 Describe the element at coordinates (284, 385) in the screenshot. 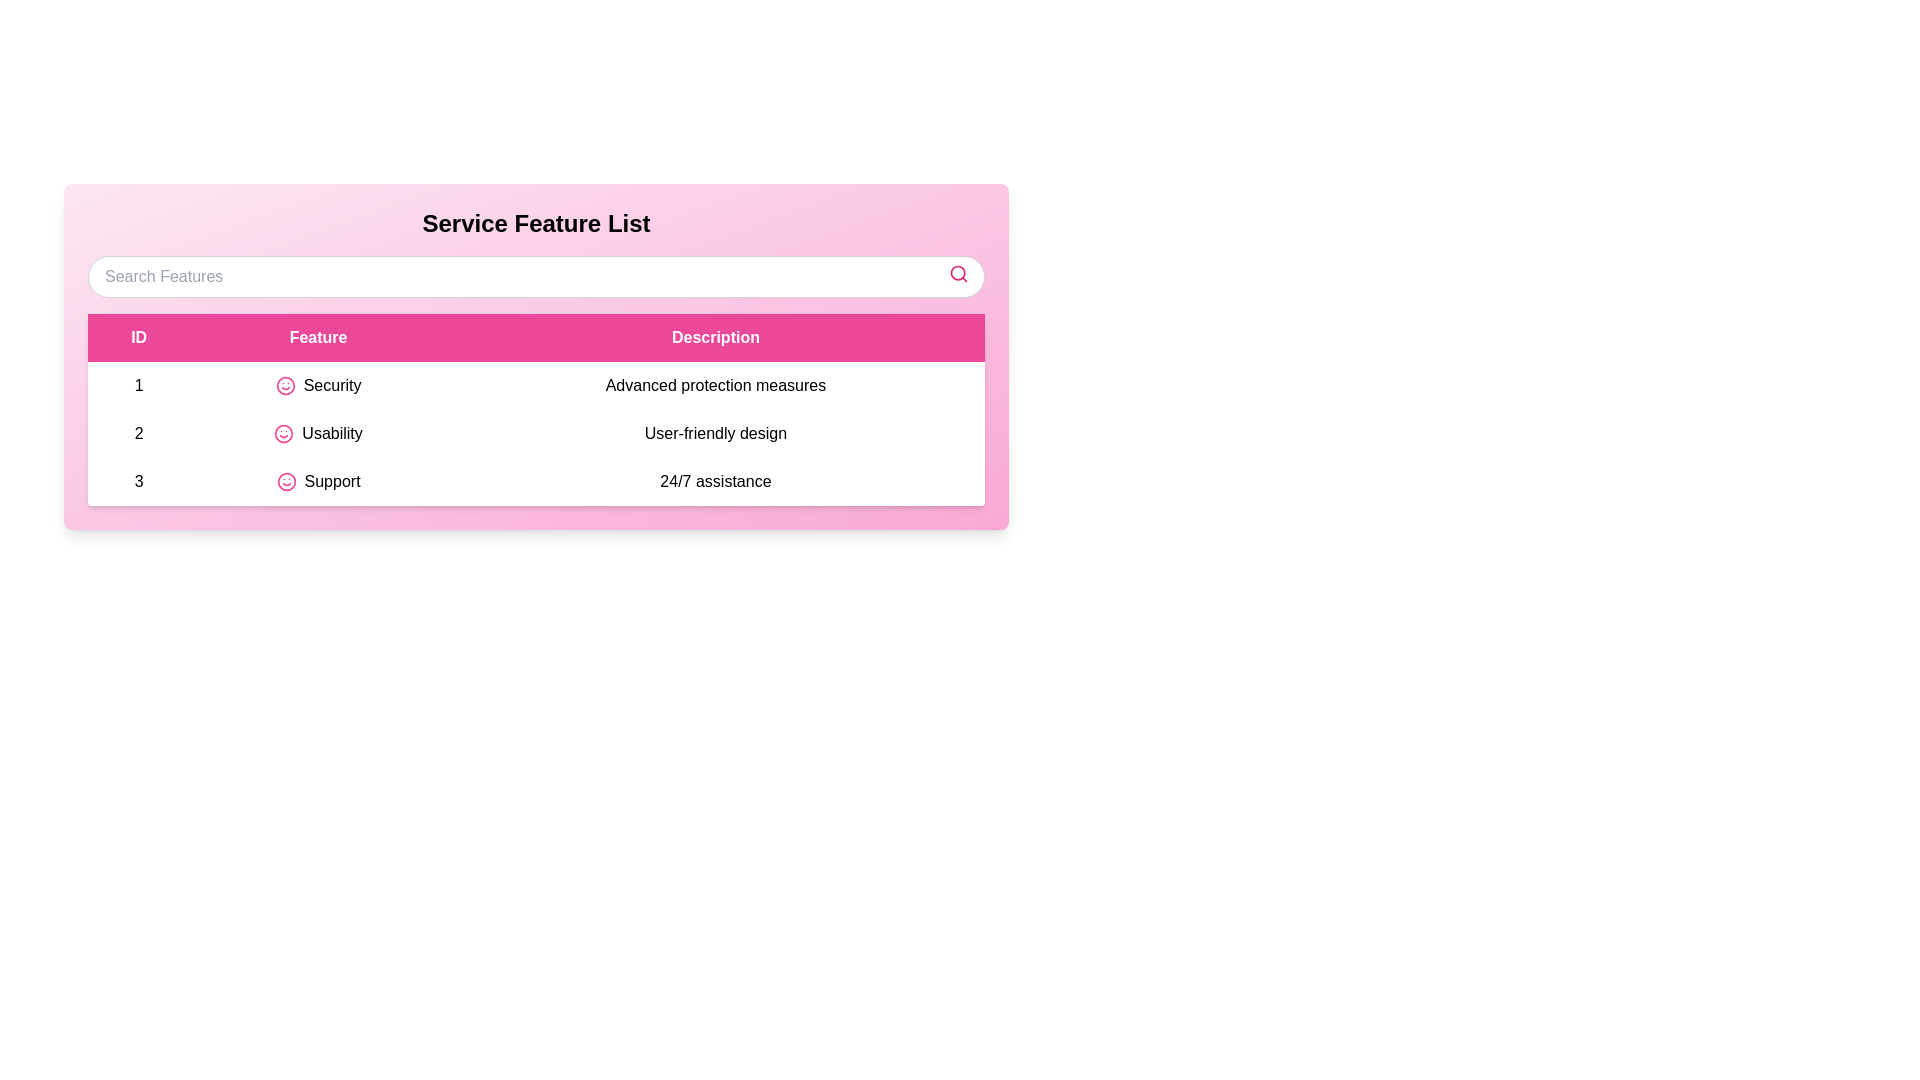

I see `the smiley icon corresponding to the feature Security` at that location.